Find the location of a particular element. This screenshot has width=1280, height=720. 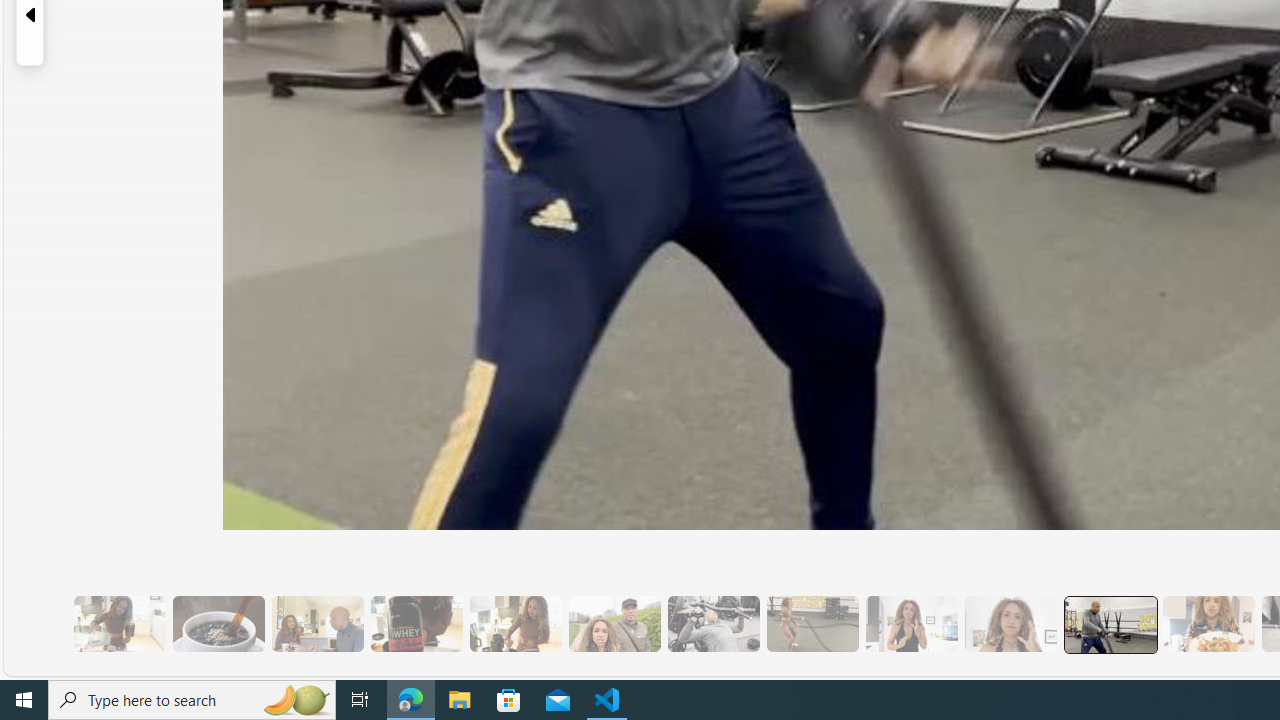

'13 Her Husband Does Group Cardio Classs' is located at coordinates (1109, 623).